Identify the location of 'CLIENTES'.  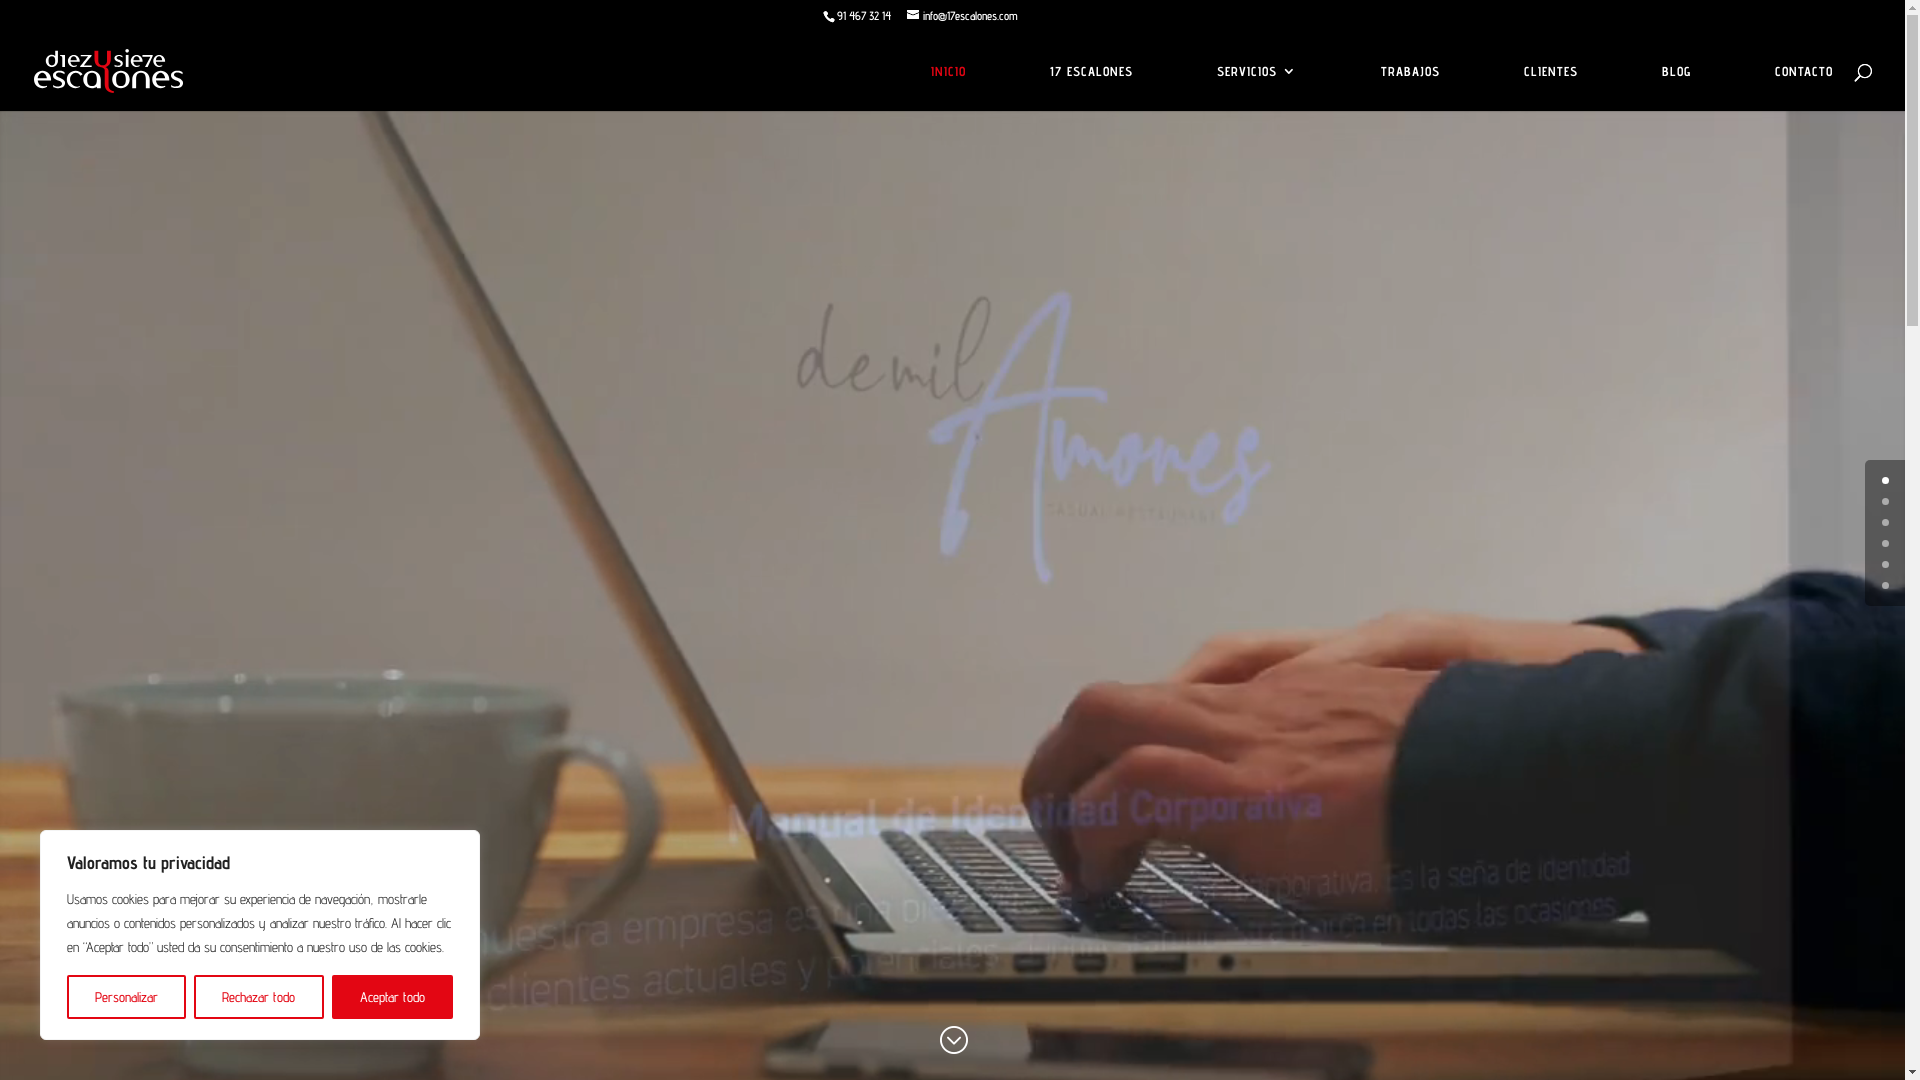
(1549, 86).